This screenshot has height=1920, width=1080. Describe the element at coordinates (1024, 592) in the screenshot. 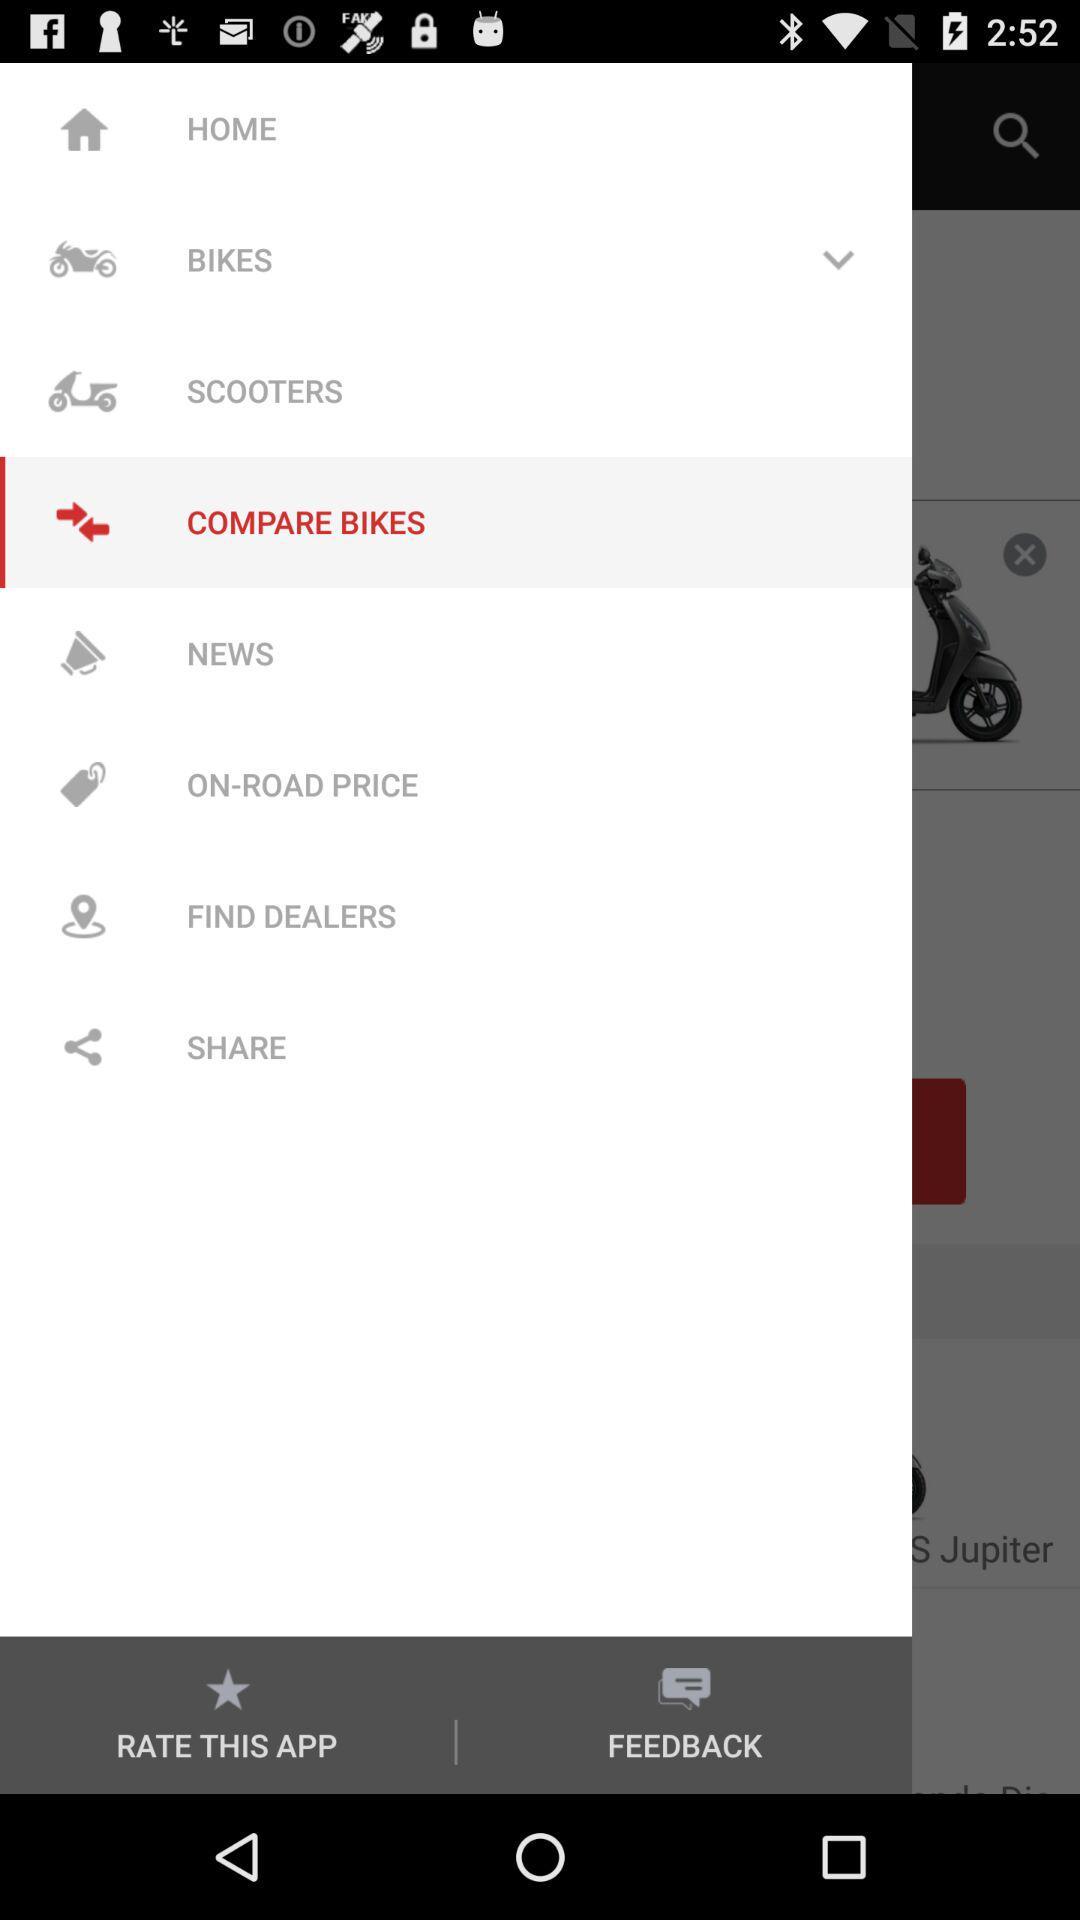

I see `the close icon` at that location.